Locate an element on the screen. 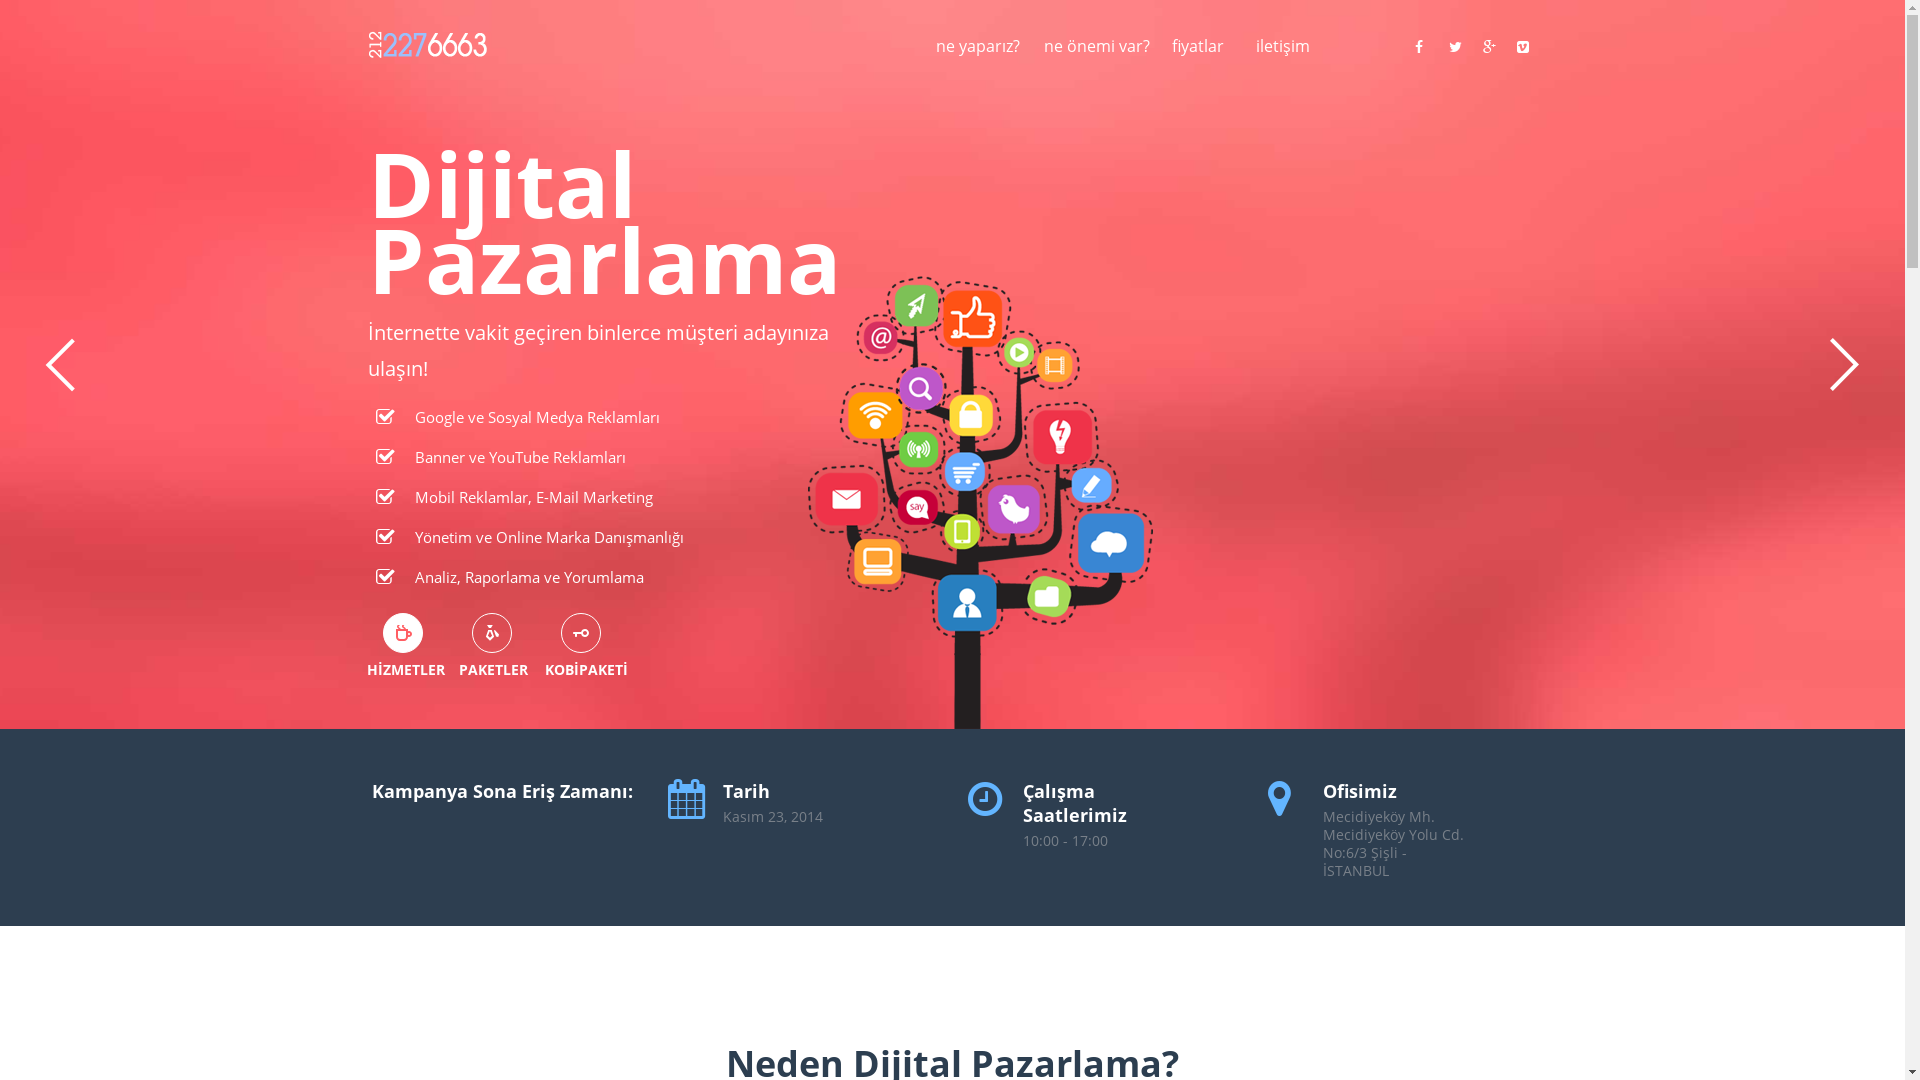 This screenshot has height=1080, width=1920. 'Prev' is located at coordinates (59, 365).